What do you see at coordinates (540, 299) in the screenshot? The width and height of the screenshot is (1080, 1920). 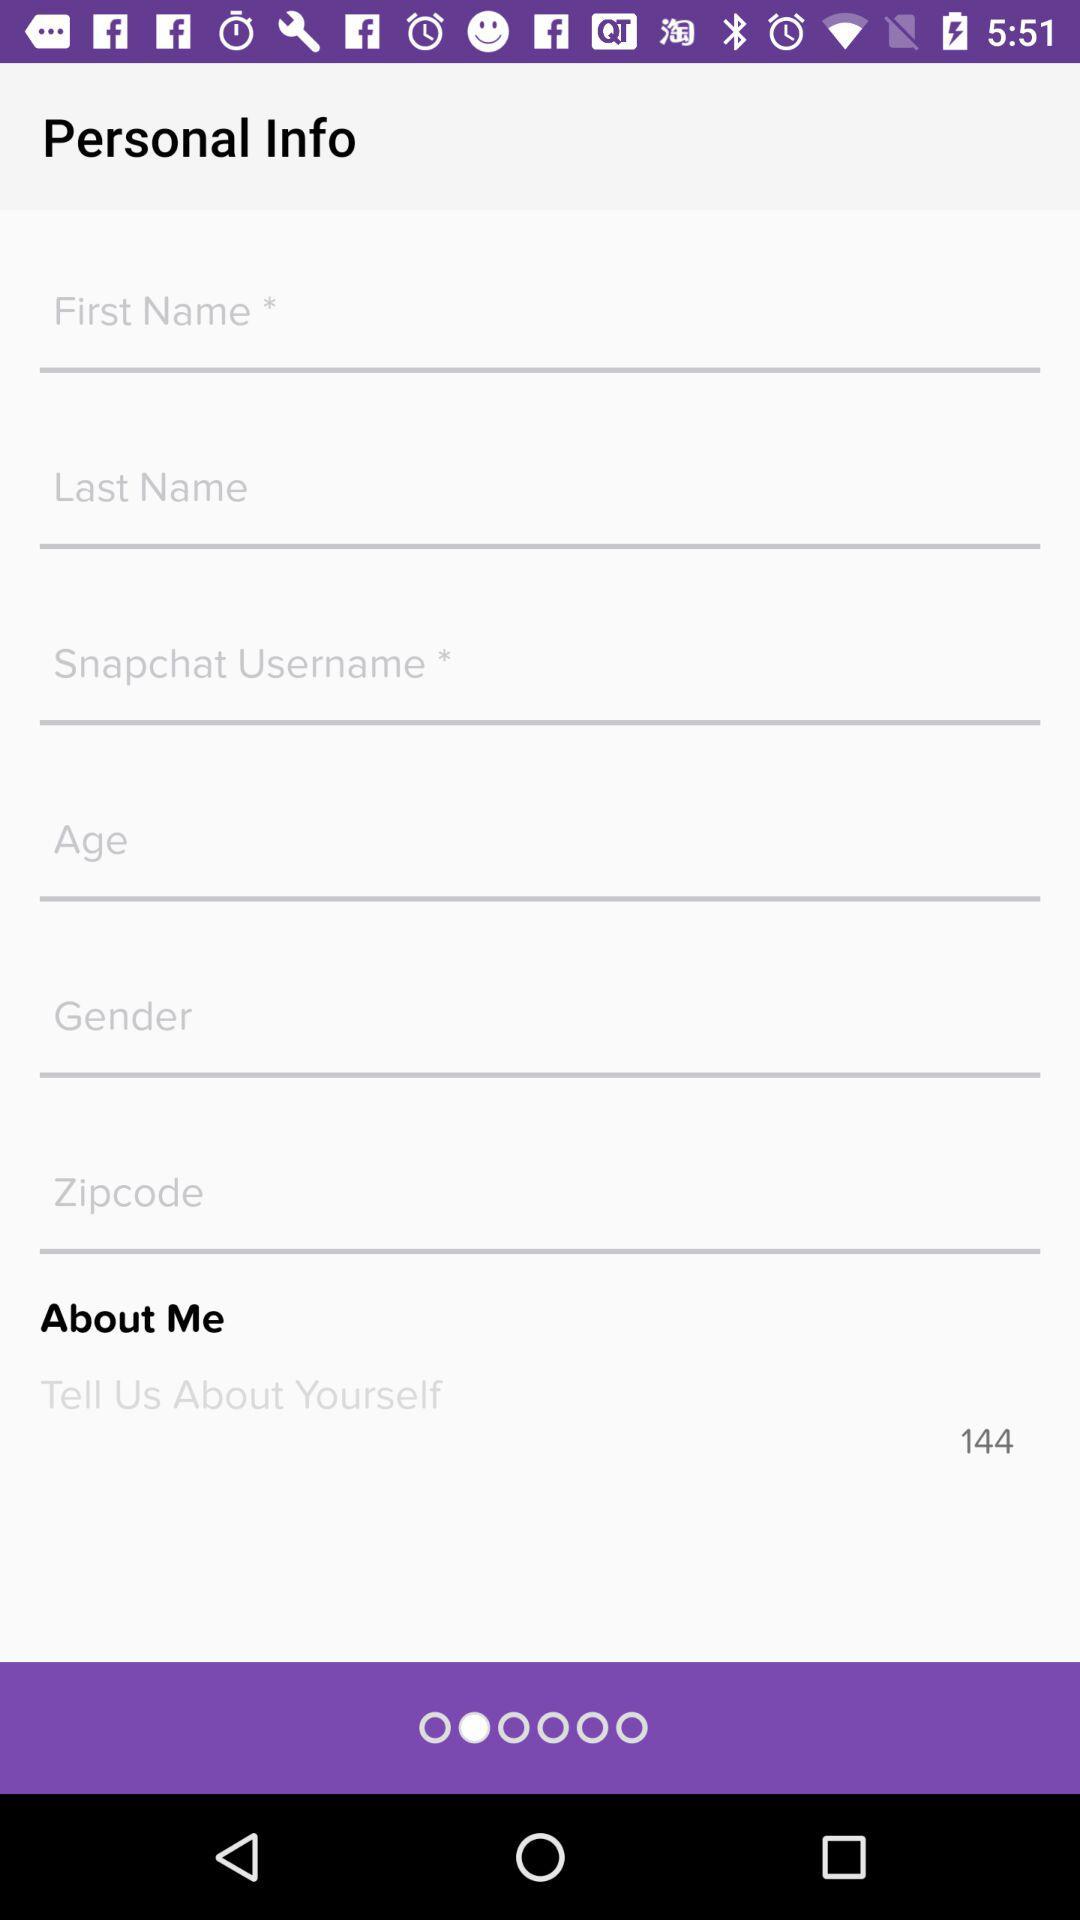 I see `blank space` at bounding box center [540, 299].